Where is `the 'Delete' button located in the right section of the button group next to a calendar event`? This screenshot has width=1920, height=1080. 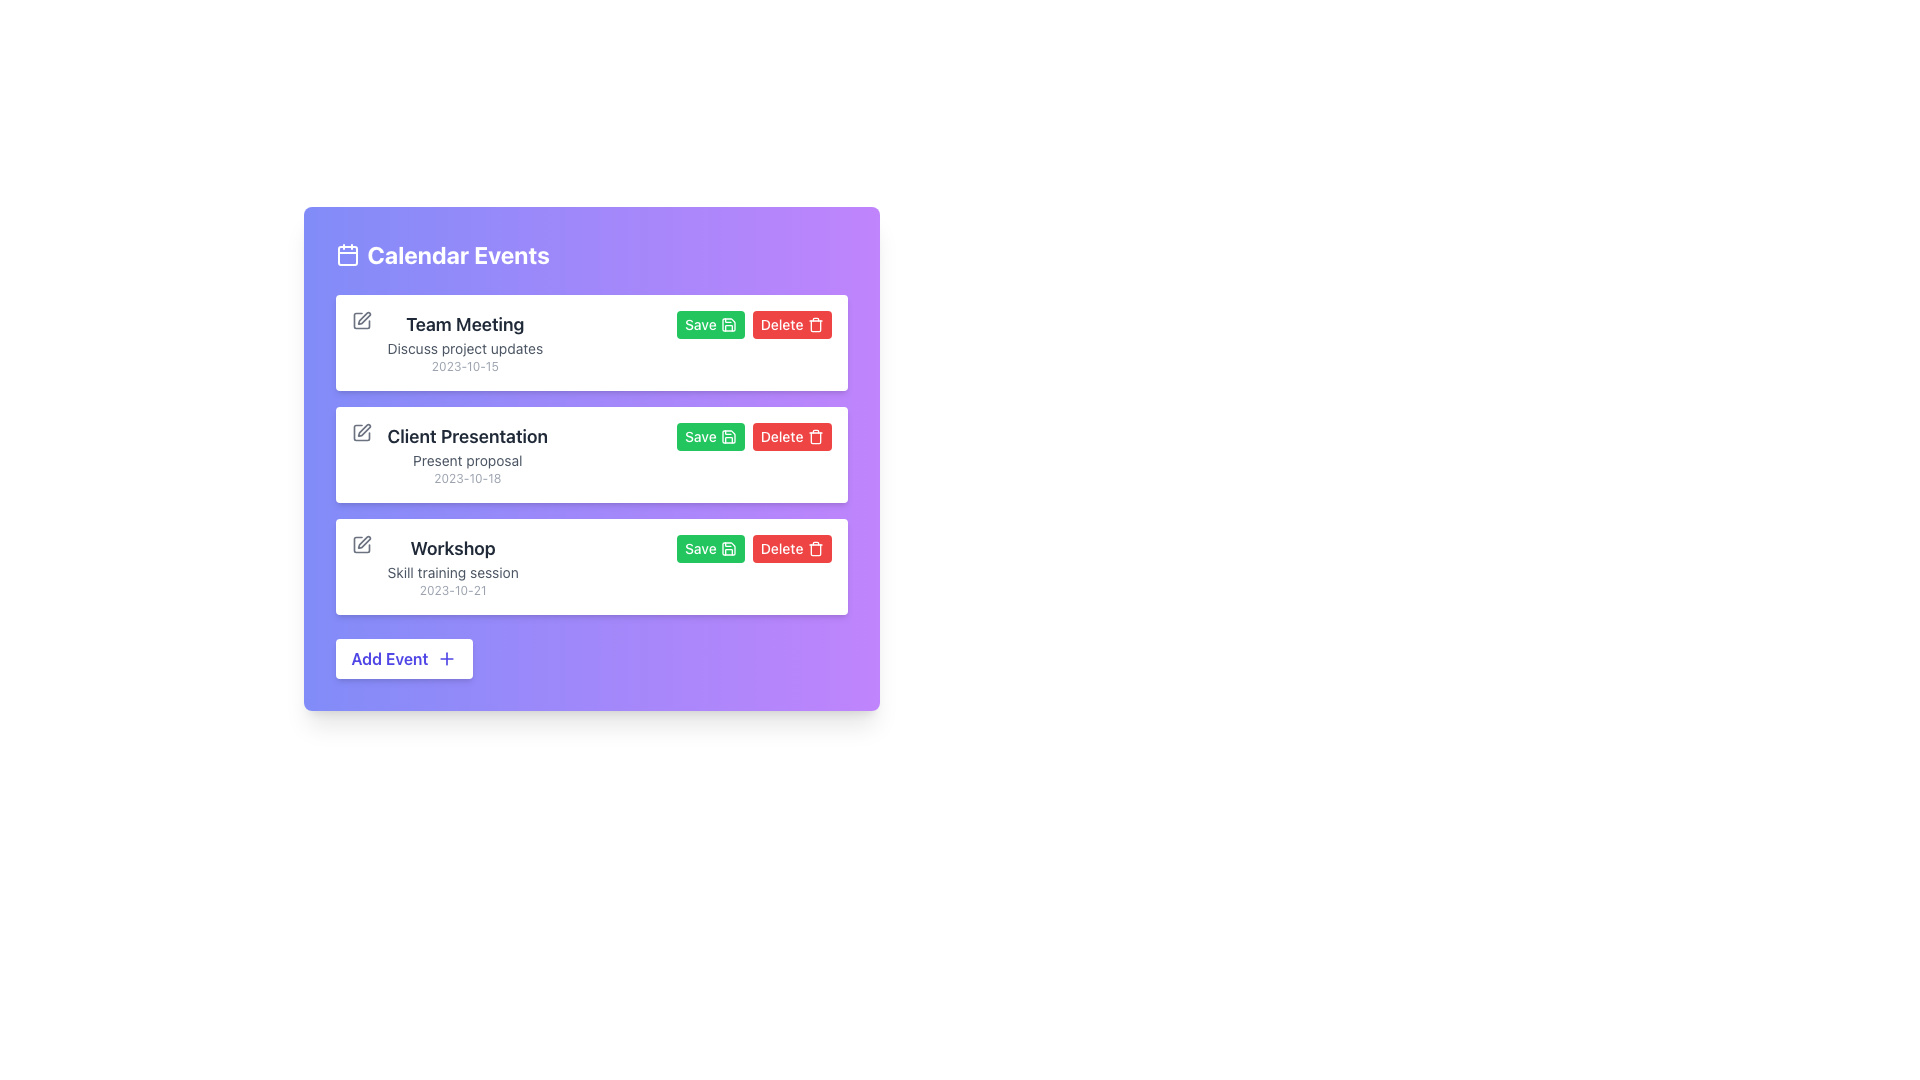 the 'Delete' button located in the right section of the button group next to a calendar event is located at coordinates (791, 435).